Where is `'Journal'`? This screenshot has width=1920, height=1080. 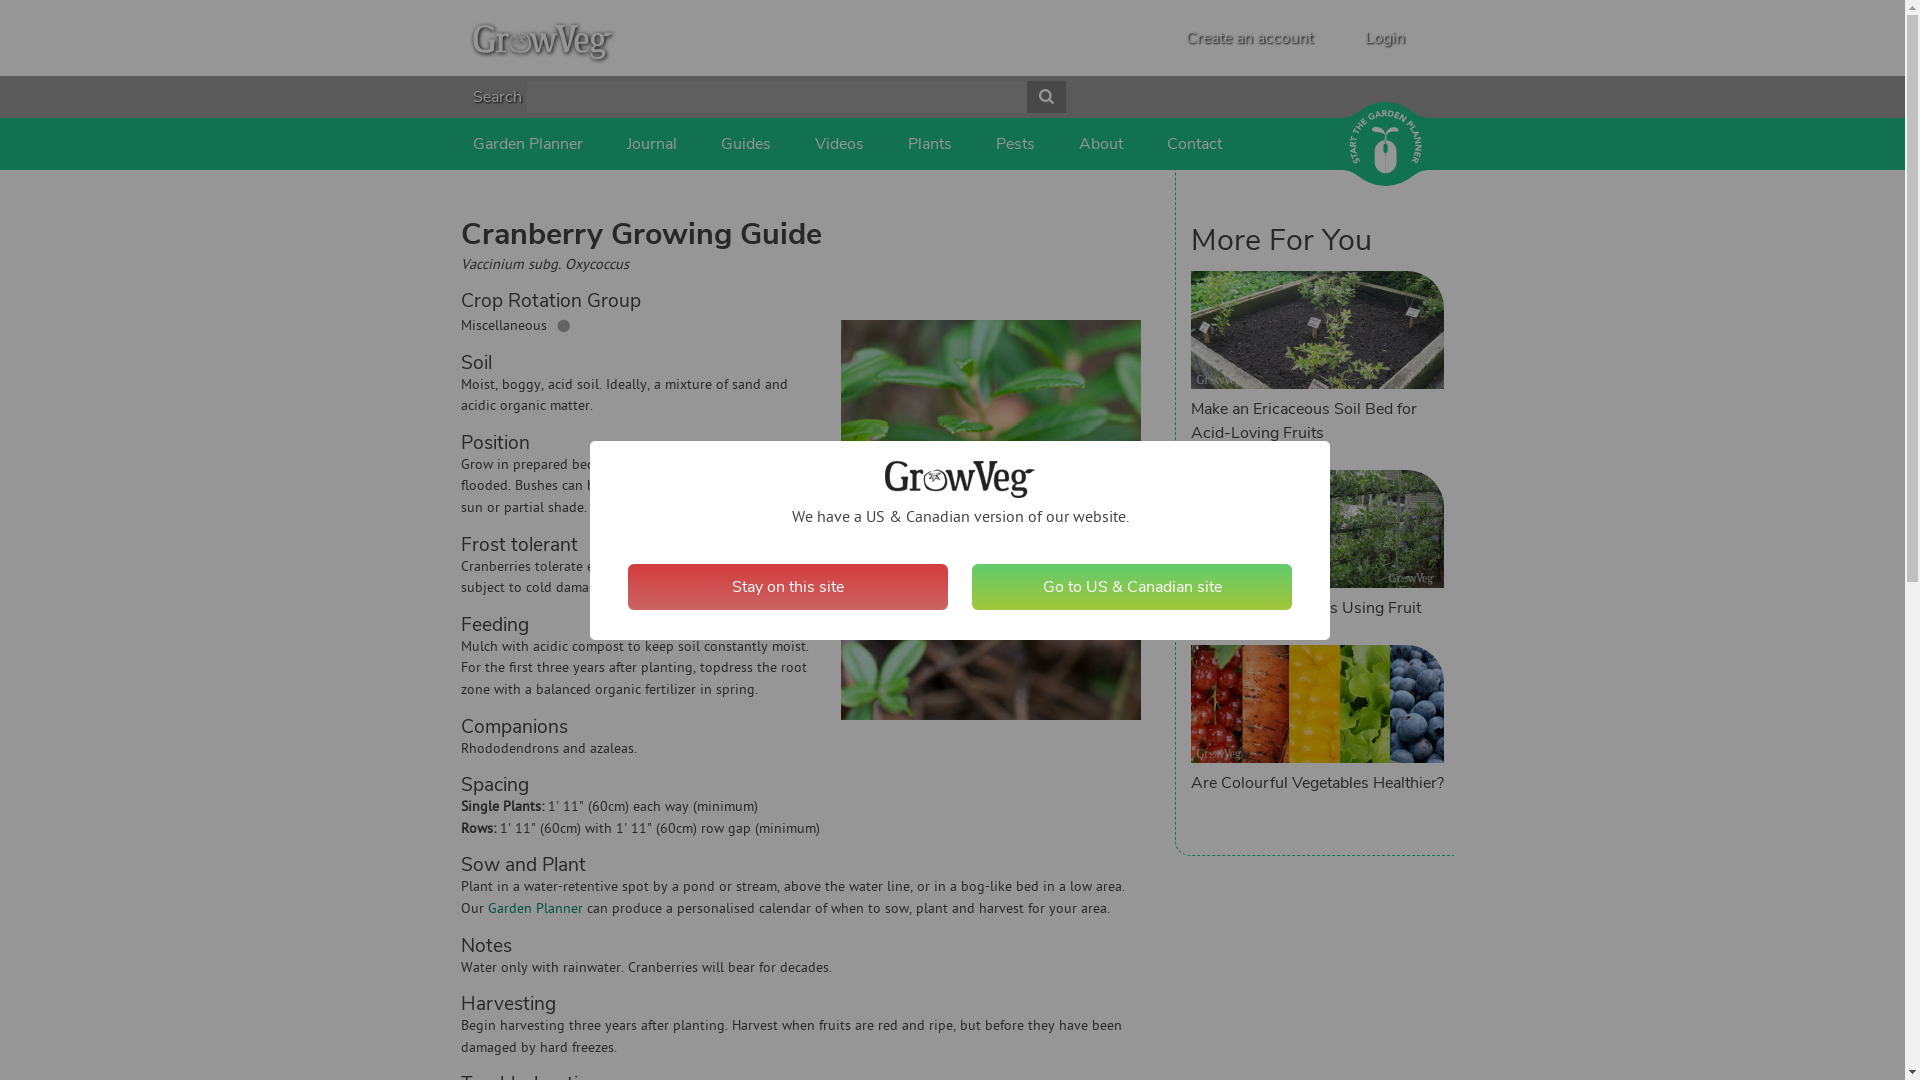 'Journal' is located at coordinates (651, 142).